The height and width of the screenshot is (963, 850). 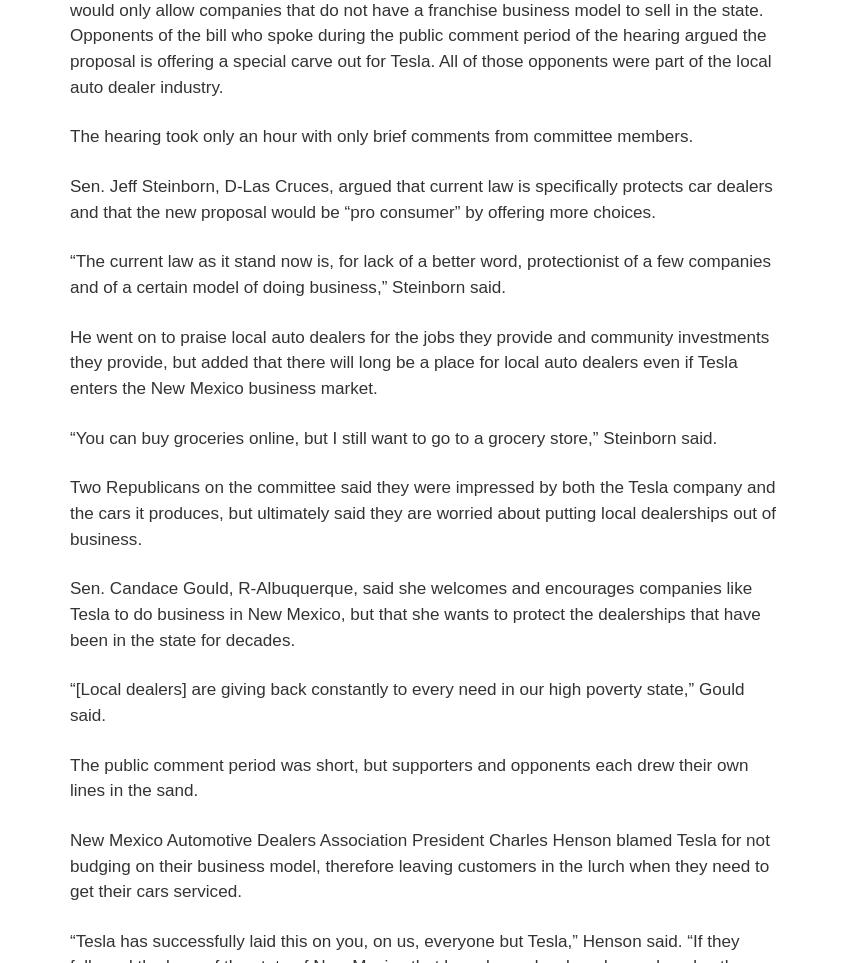 What do you see at coordinates (418, 865) in the screenshot?
I see `'New Mexico Automotive Dealers Association President Charles Henson blamed Tesla for not budging on their business model, therefore leaving customers in the lurch when they need to get their cars serviced.'` at bounding box center [418, 865].